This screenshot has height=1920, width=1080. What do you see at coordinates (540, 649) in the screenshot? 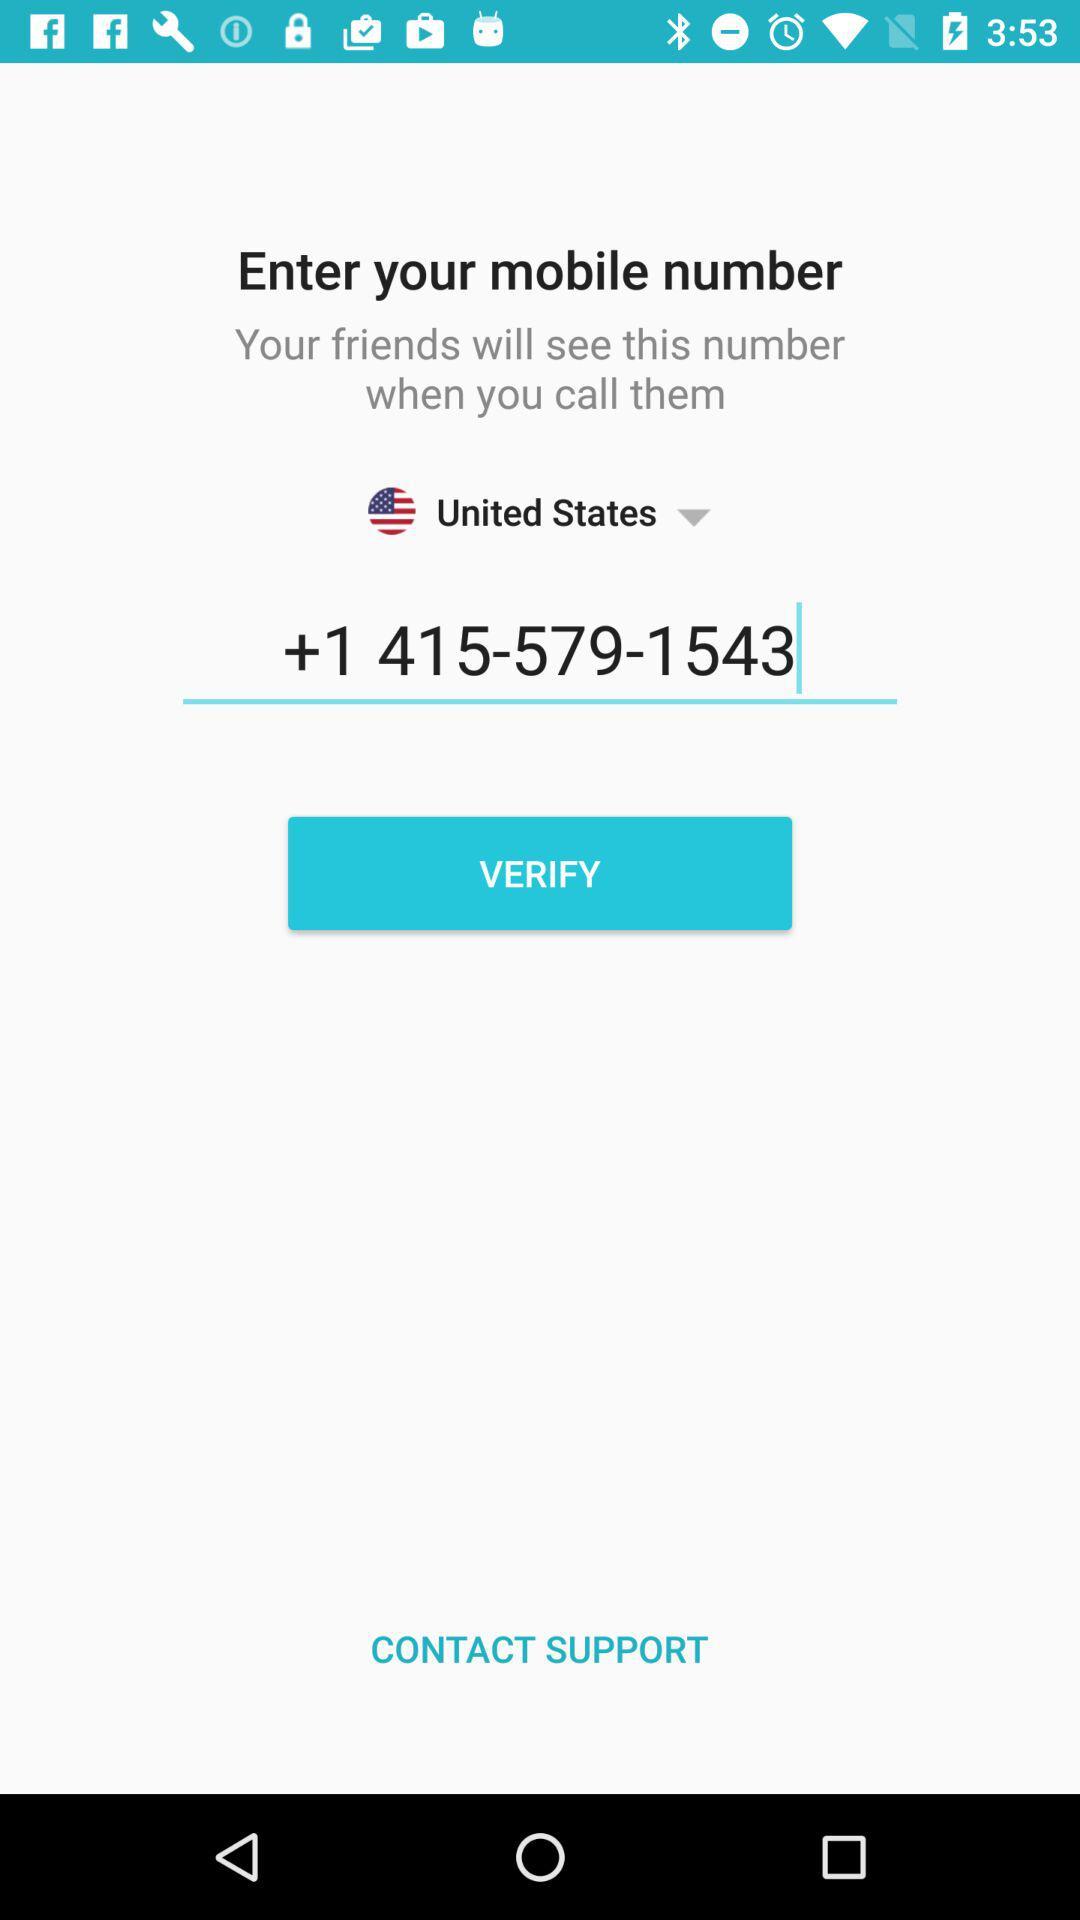
I see `1 415 579` at bounding box center [540, 649].